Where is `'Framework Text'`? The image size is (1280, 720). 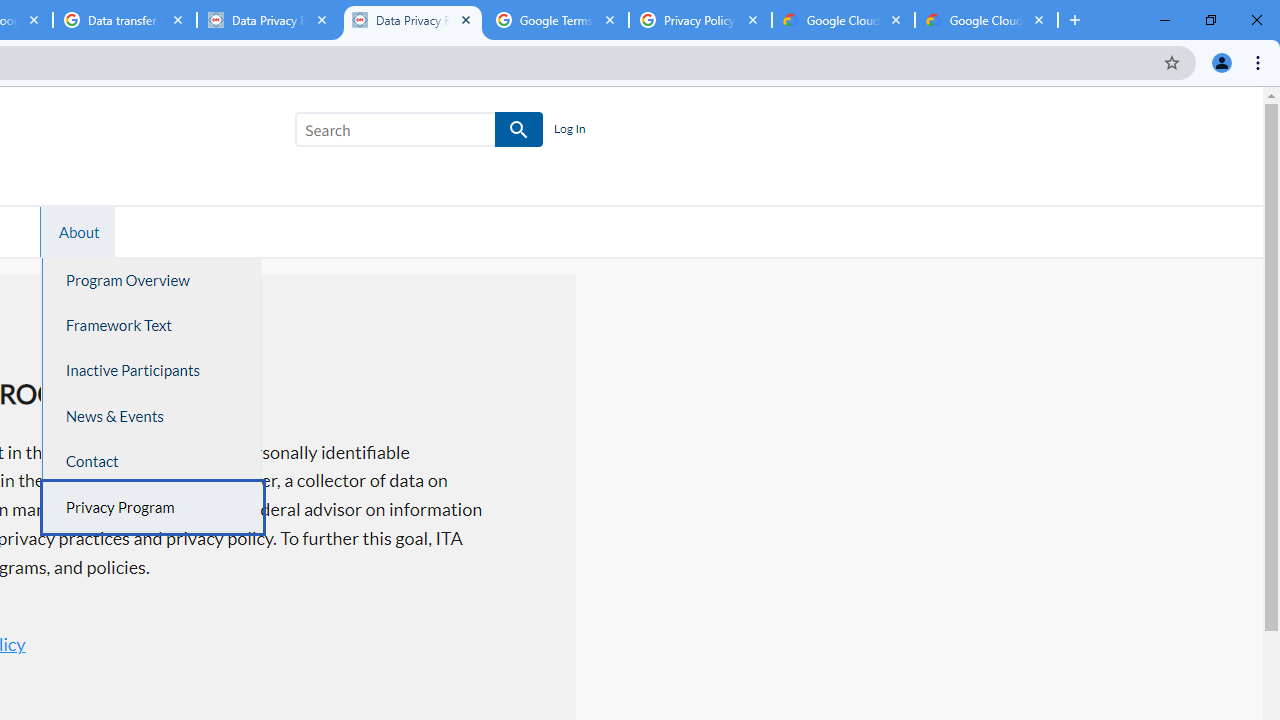 'Framework Text' is located at coordinates (151, 324).